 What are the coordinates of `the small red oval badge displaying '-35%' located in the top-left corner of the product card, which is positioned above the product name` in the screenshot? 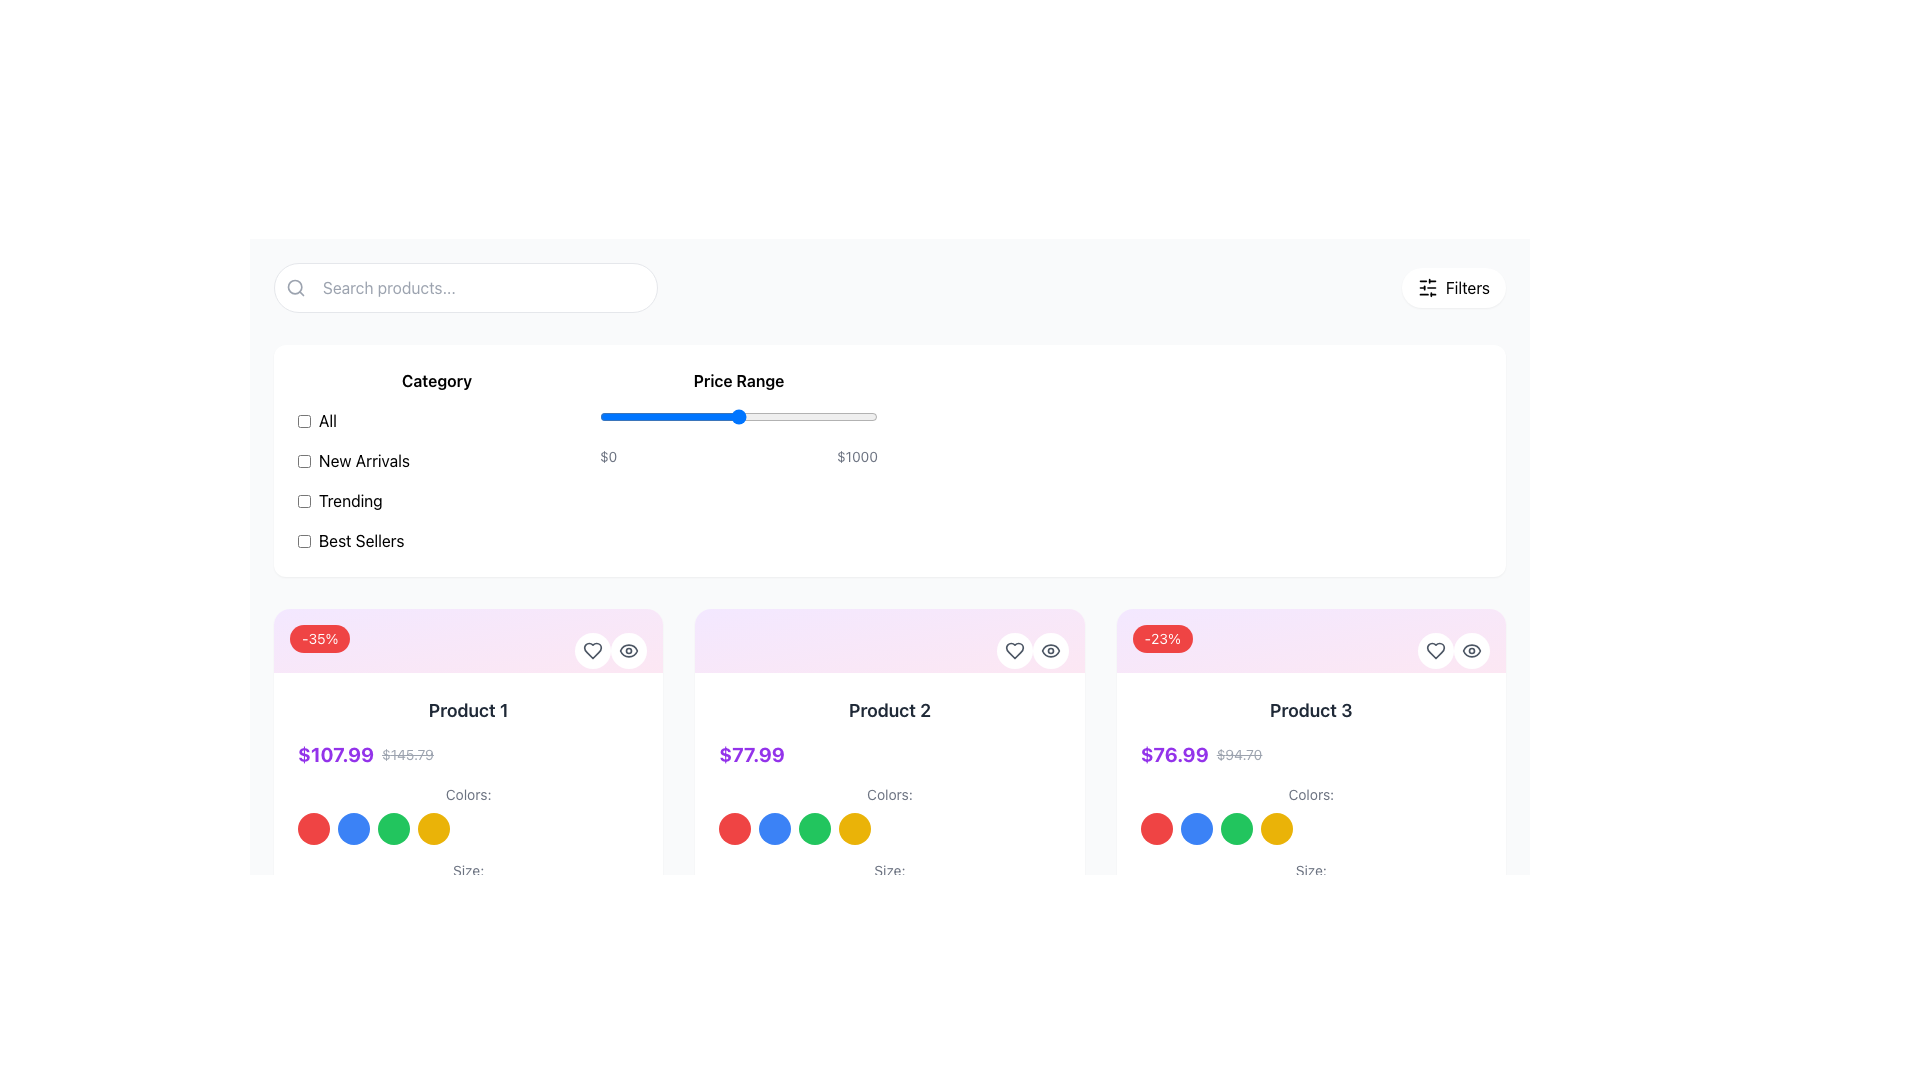 It's located at (320, 639).